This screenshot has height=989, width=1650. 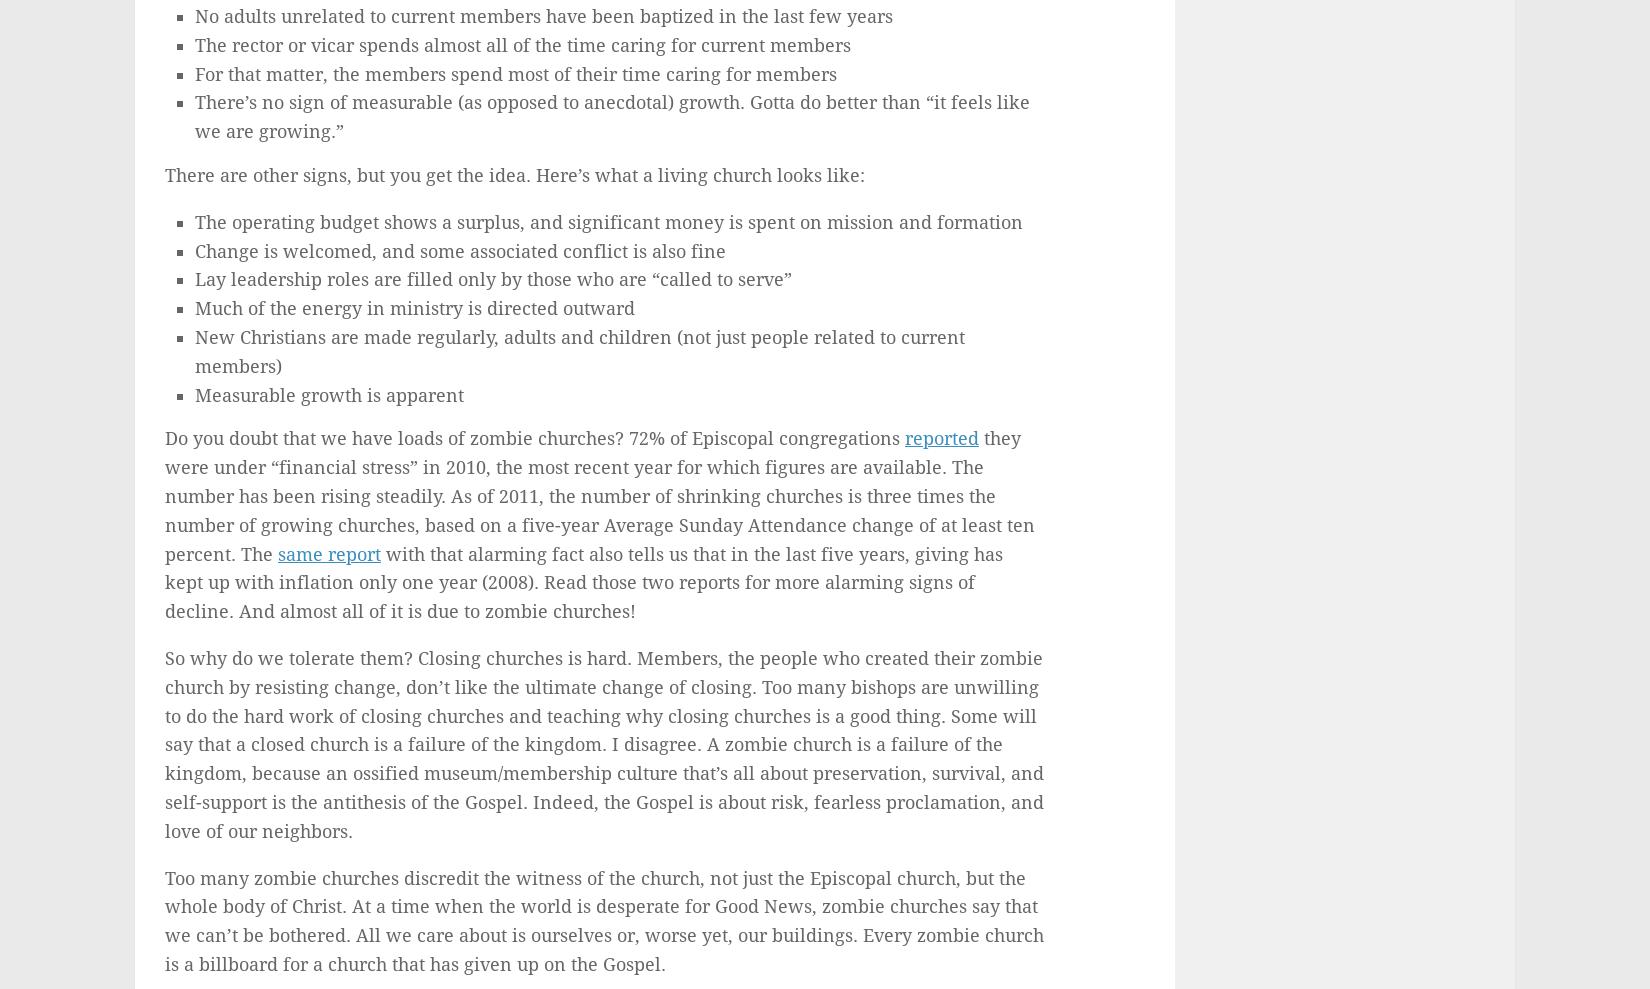 I want to click on 'The rector or vicar spends almost all of the time caring for current members', so click(x=522, y=43).